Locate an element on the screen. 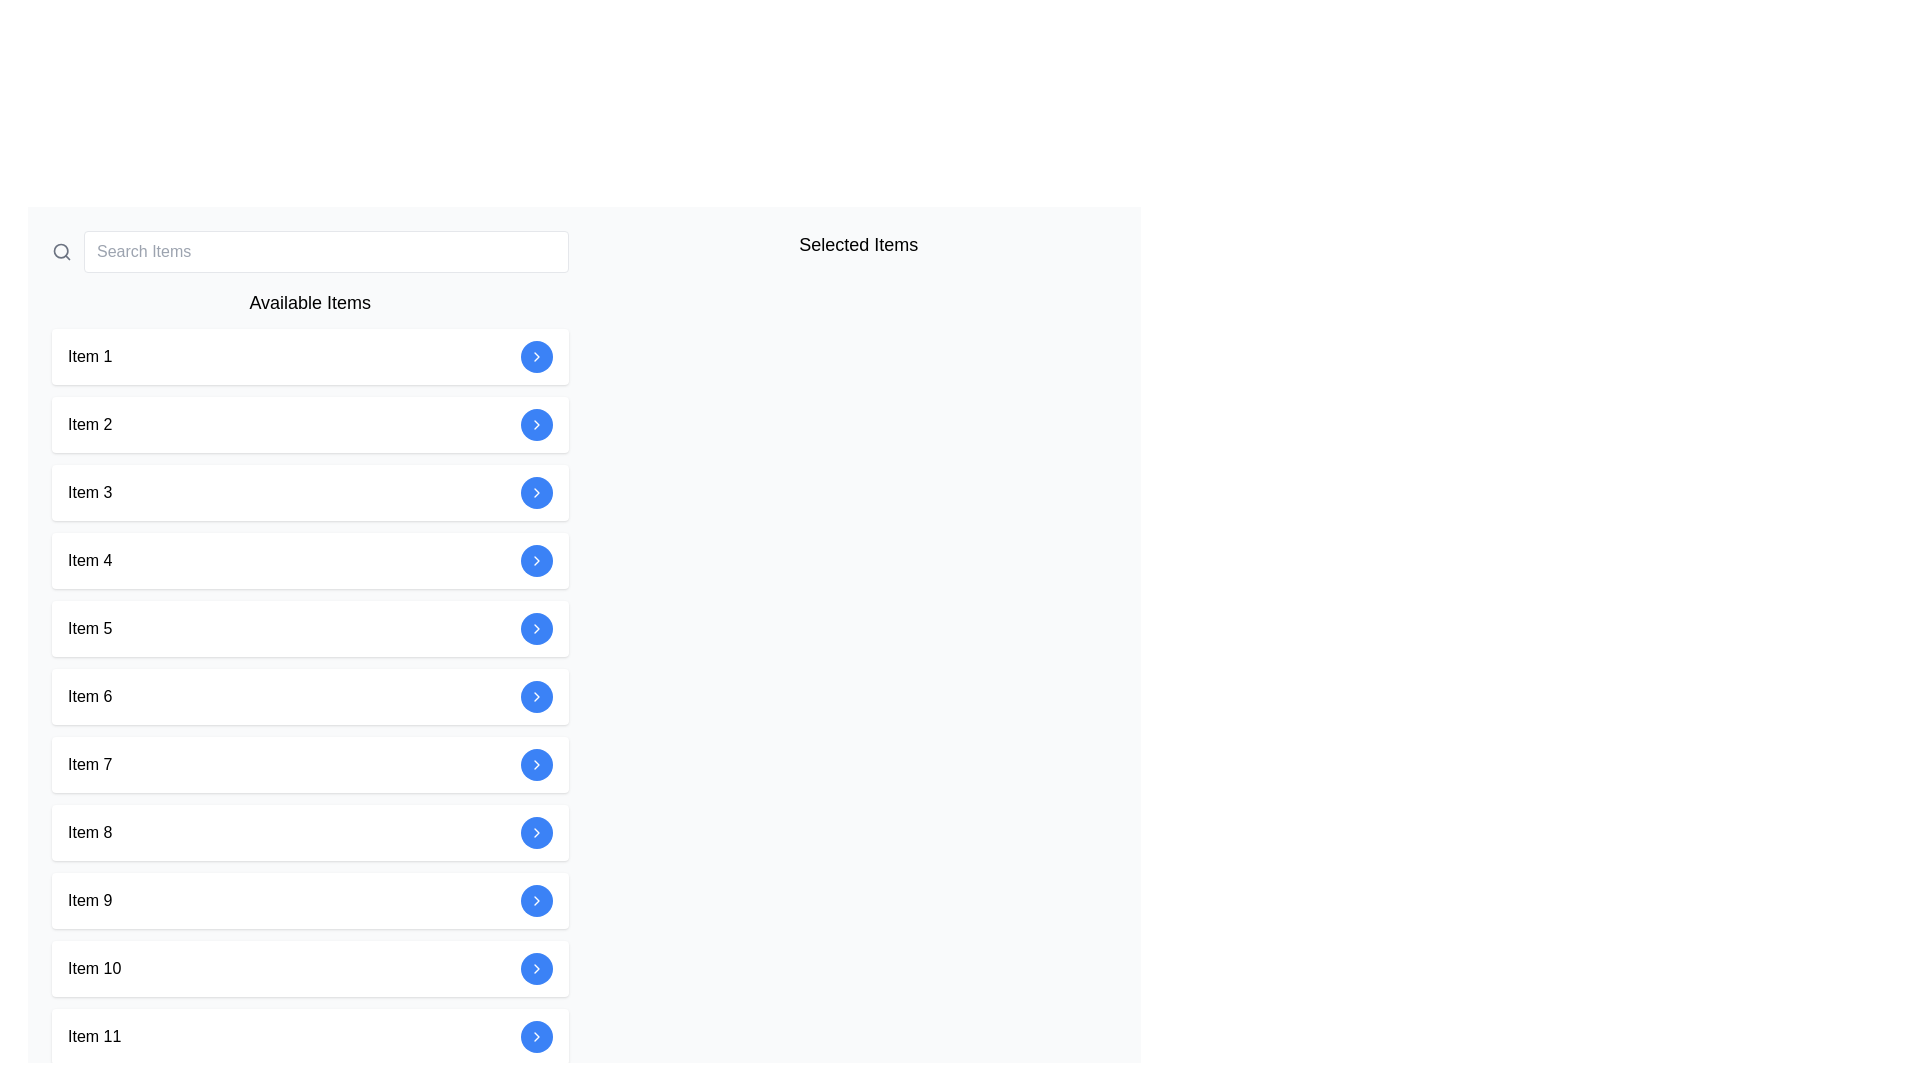 The width and height of the screenshot is (1920, 1080). the sixth list item with action button, located between 'Item 5' and 'Item 7' in a vertical list is located at coordinates (309, 696).